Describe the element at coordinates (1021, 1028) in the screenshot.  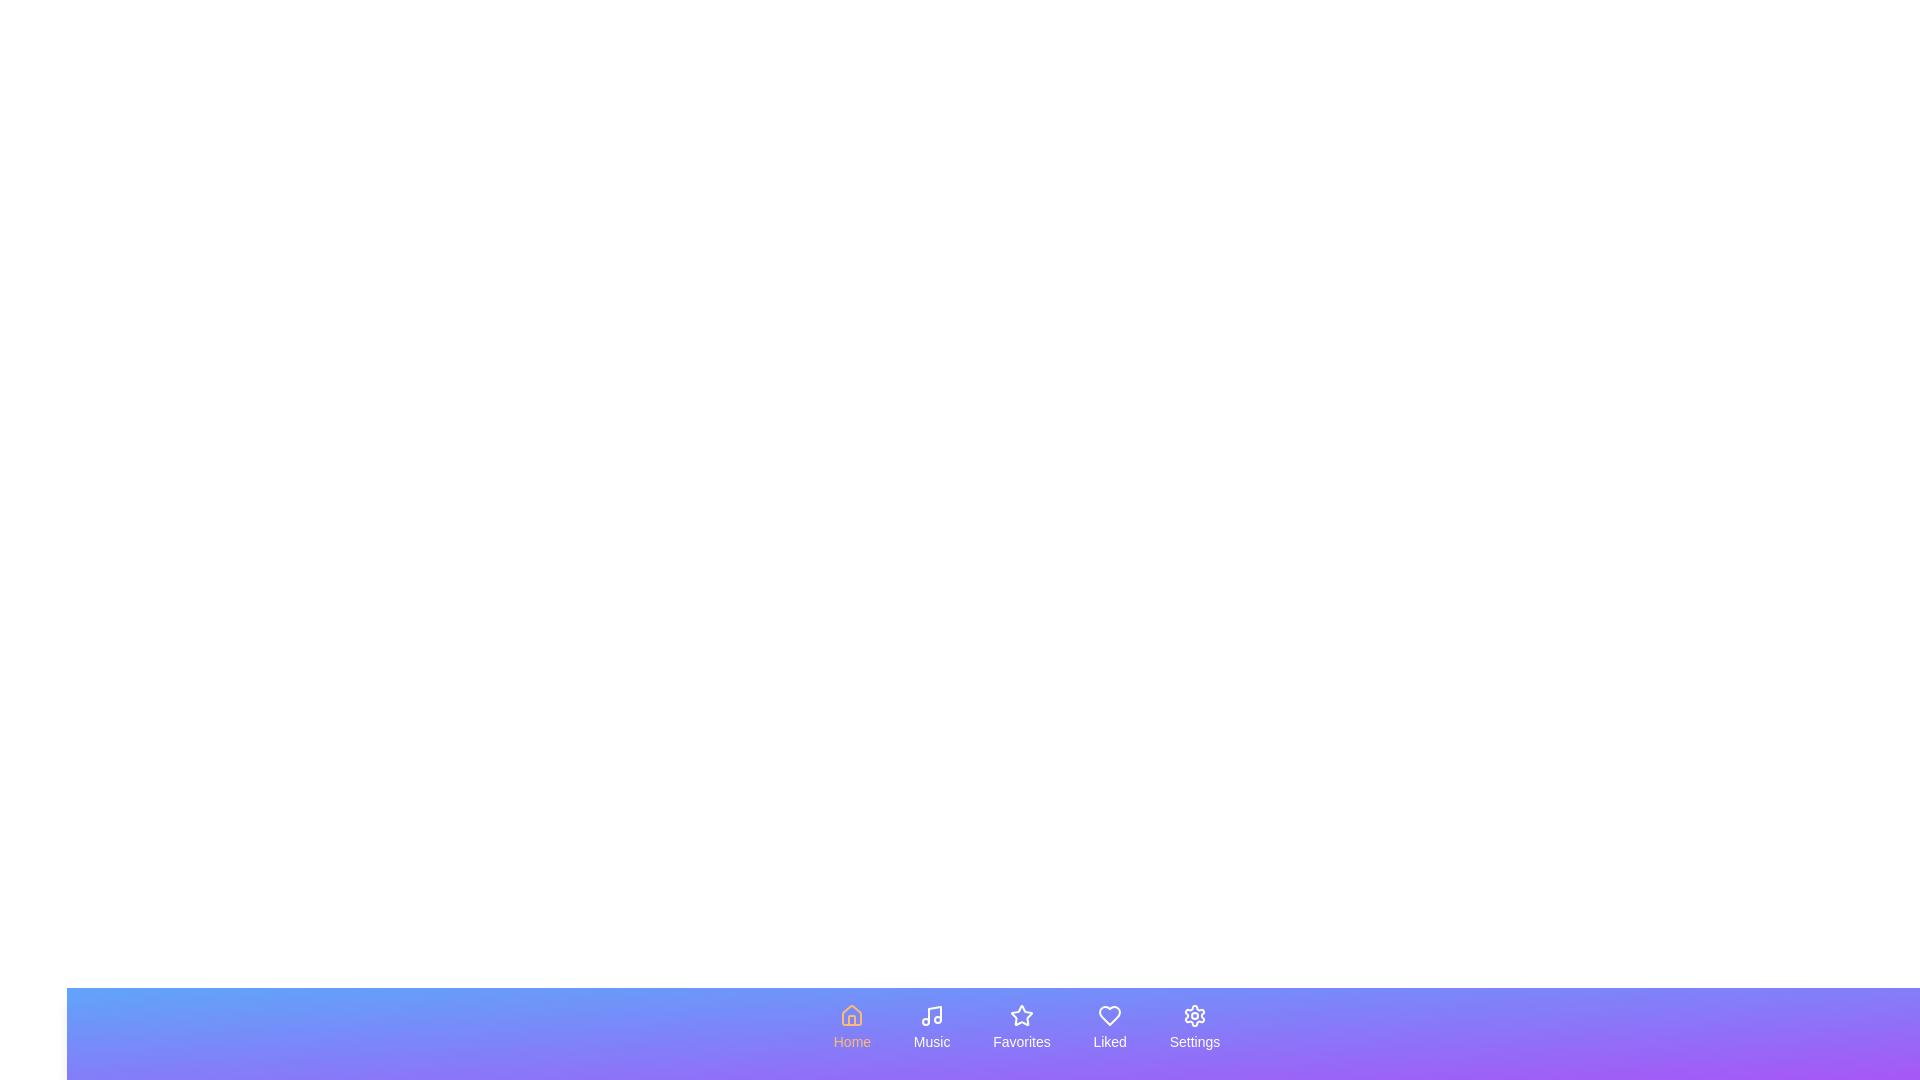
I see `the tab labeled Favorites by clicking on its icon or label` at that location.